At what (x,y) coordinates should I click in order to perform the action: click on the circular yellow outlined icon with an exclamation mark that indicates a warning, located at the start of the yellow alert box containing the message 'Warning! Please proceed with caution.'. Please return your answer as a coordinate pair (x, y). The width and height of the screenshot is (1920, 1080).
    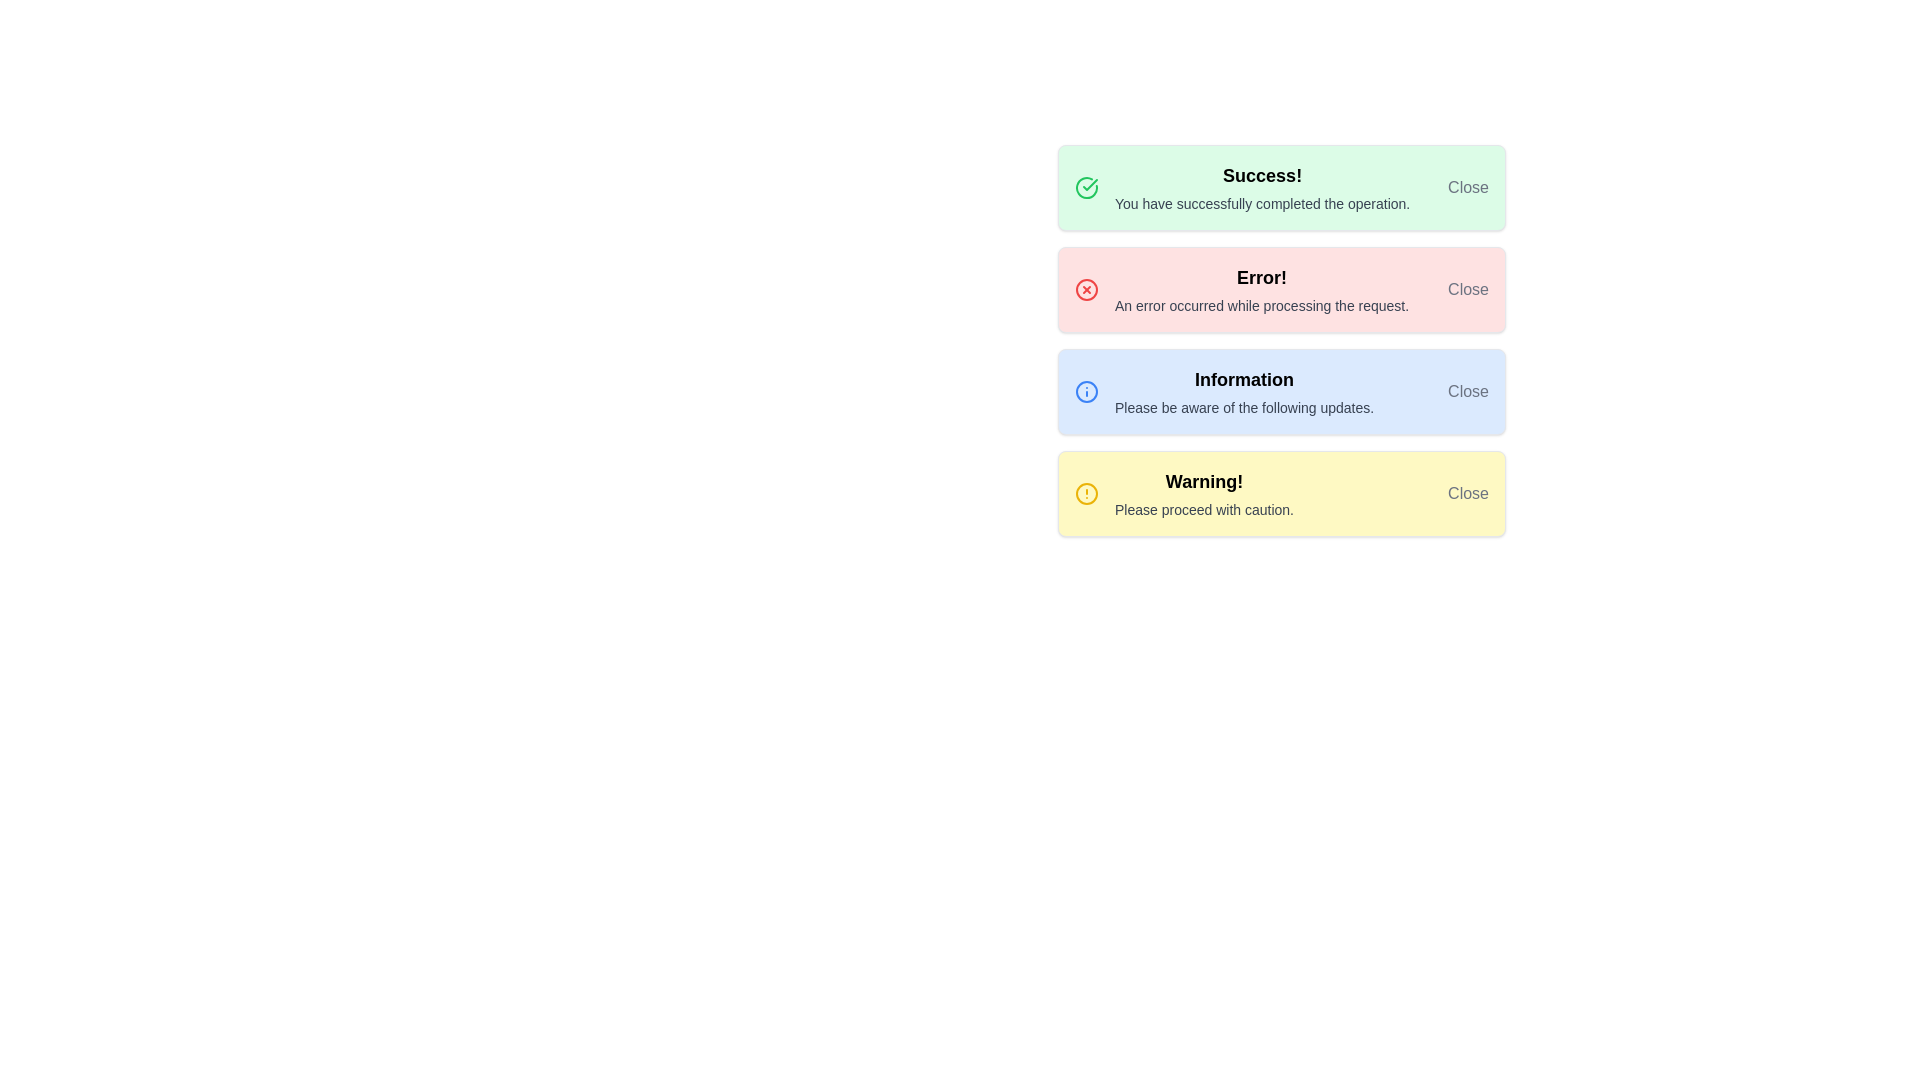
    Looking at the image, I should click on (1085, 493).